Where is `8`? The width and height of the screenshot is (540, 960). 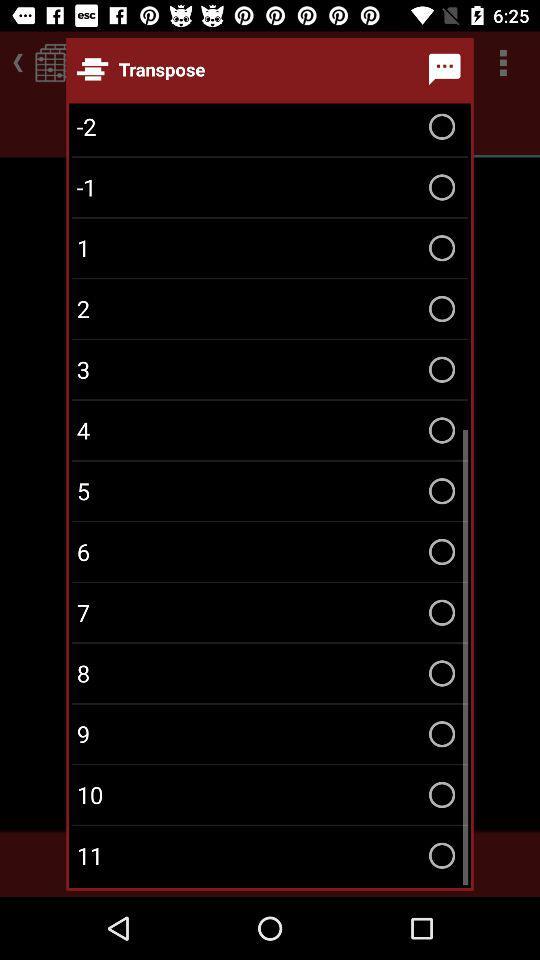
8 is located at coordinates (270, 673).